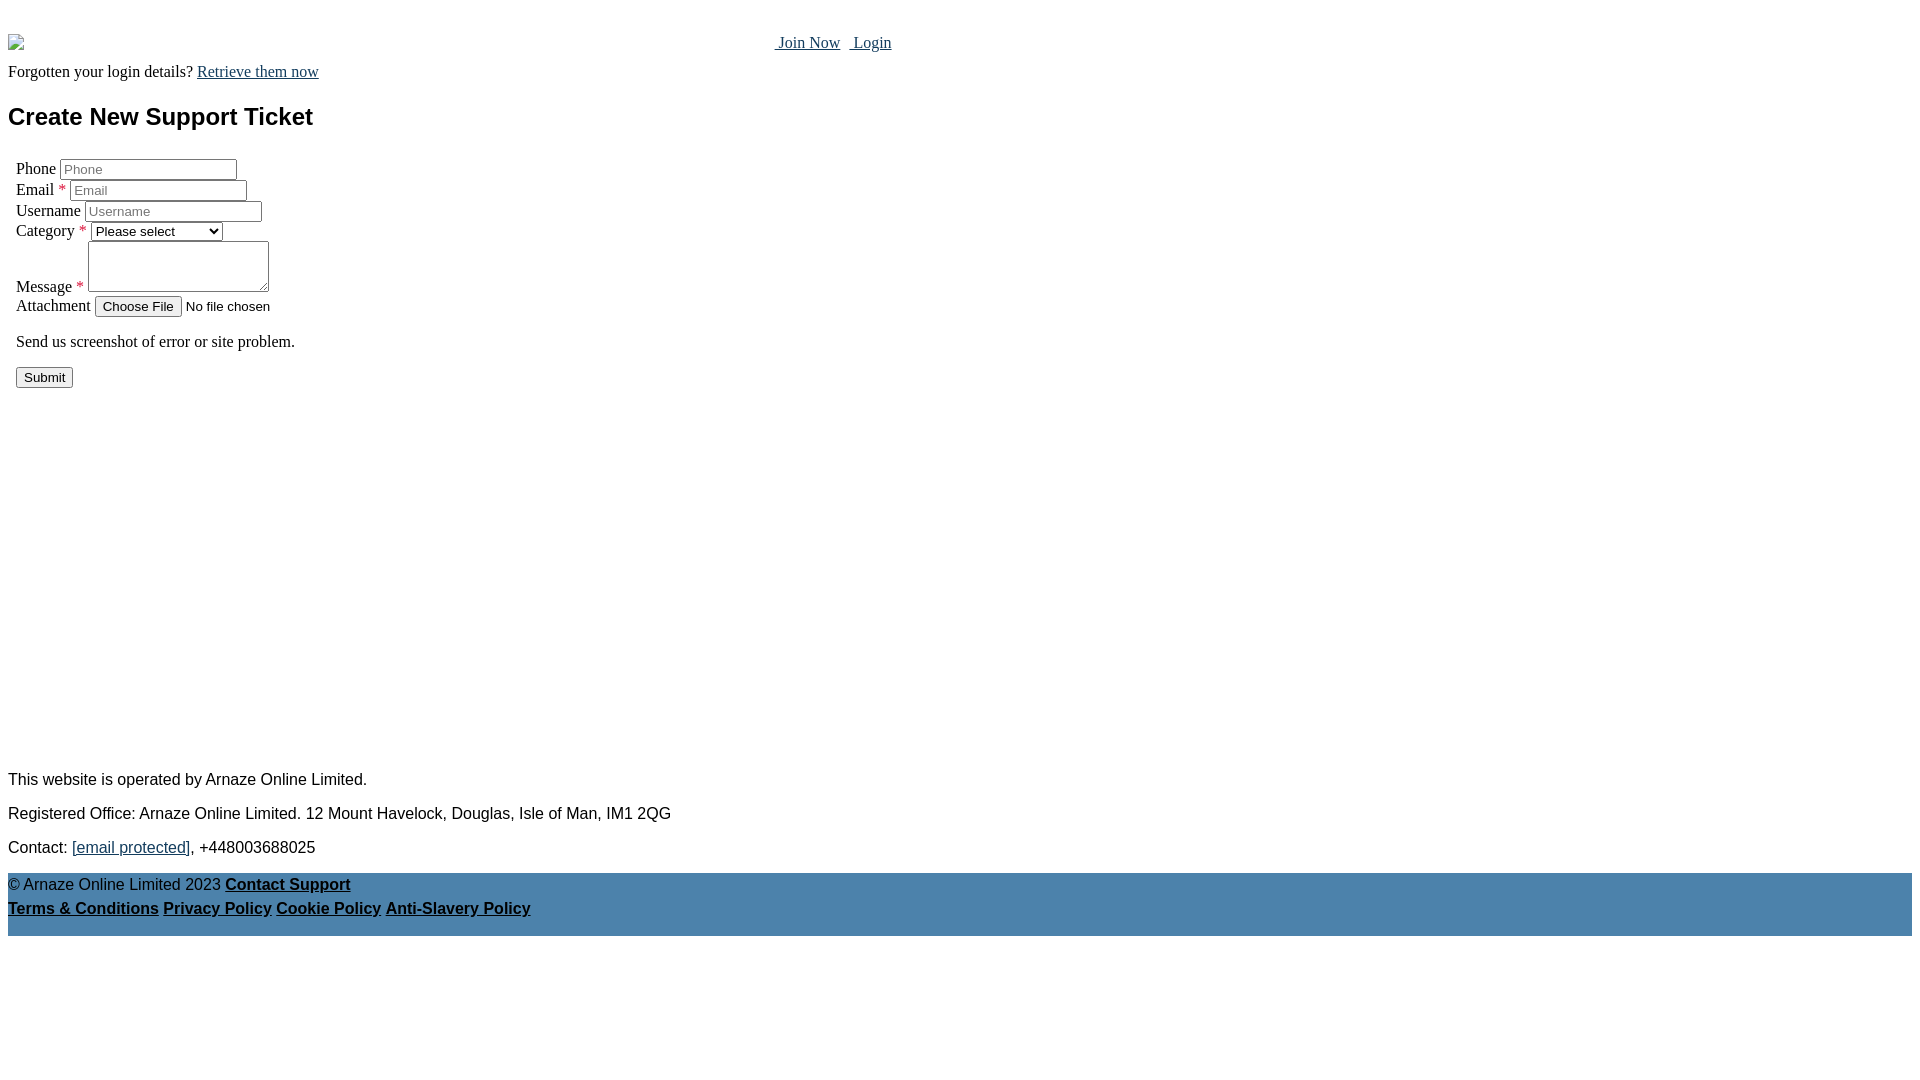 The image size is (1920, 1080). What do you see at coordinates (257, 70) in the screenshot?
I see `'Retrieve them now'` at bounding box center [257, 70].